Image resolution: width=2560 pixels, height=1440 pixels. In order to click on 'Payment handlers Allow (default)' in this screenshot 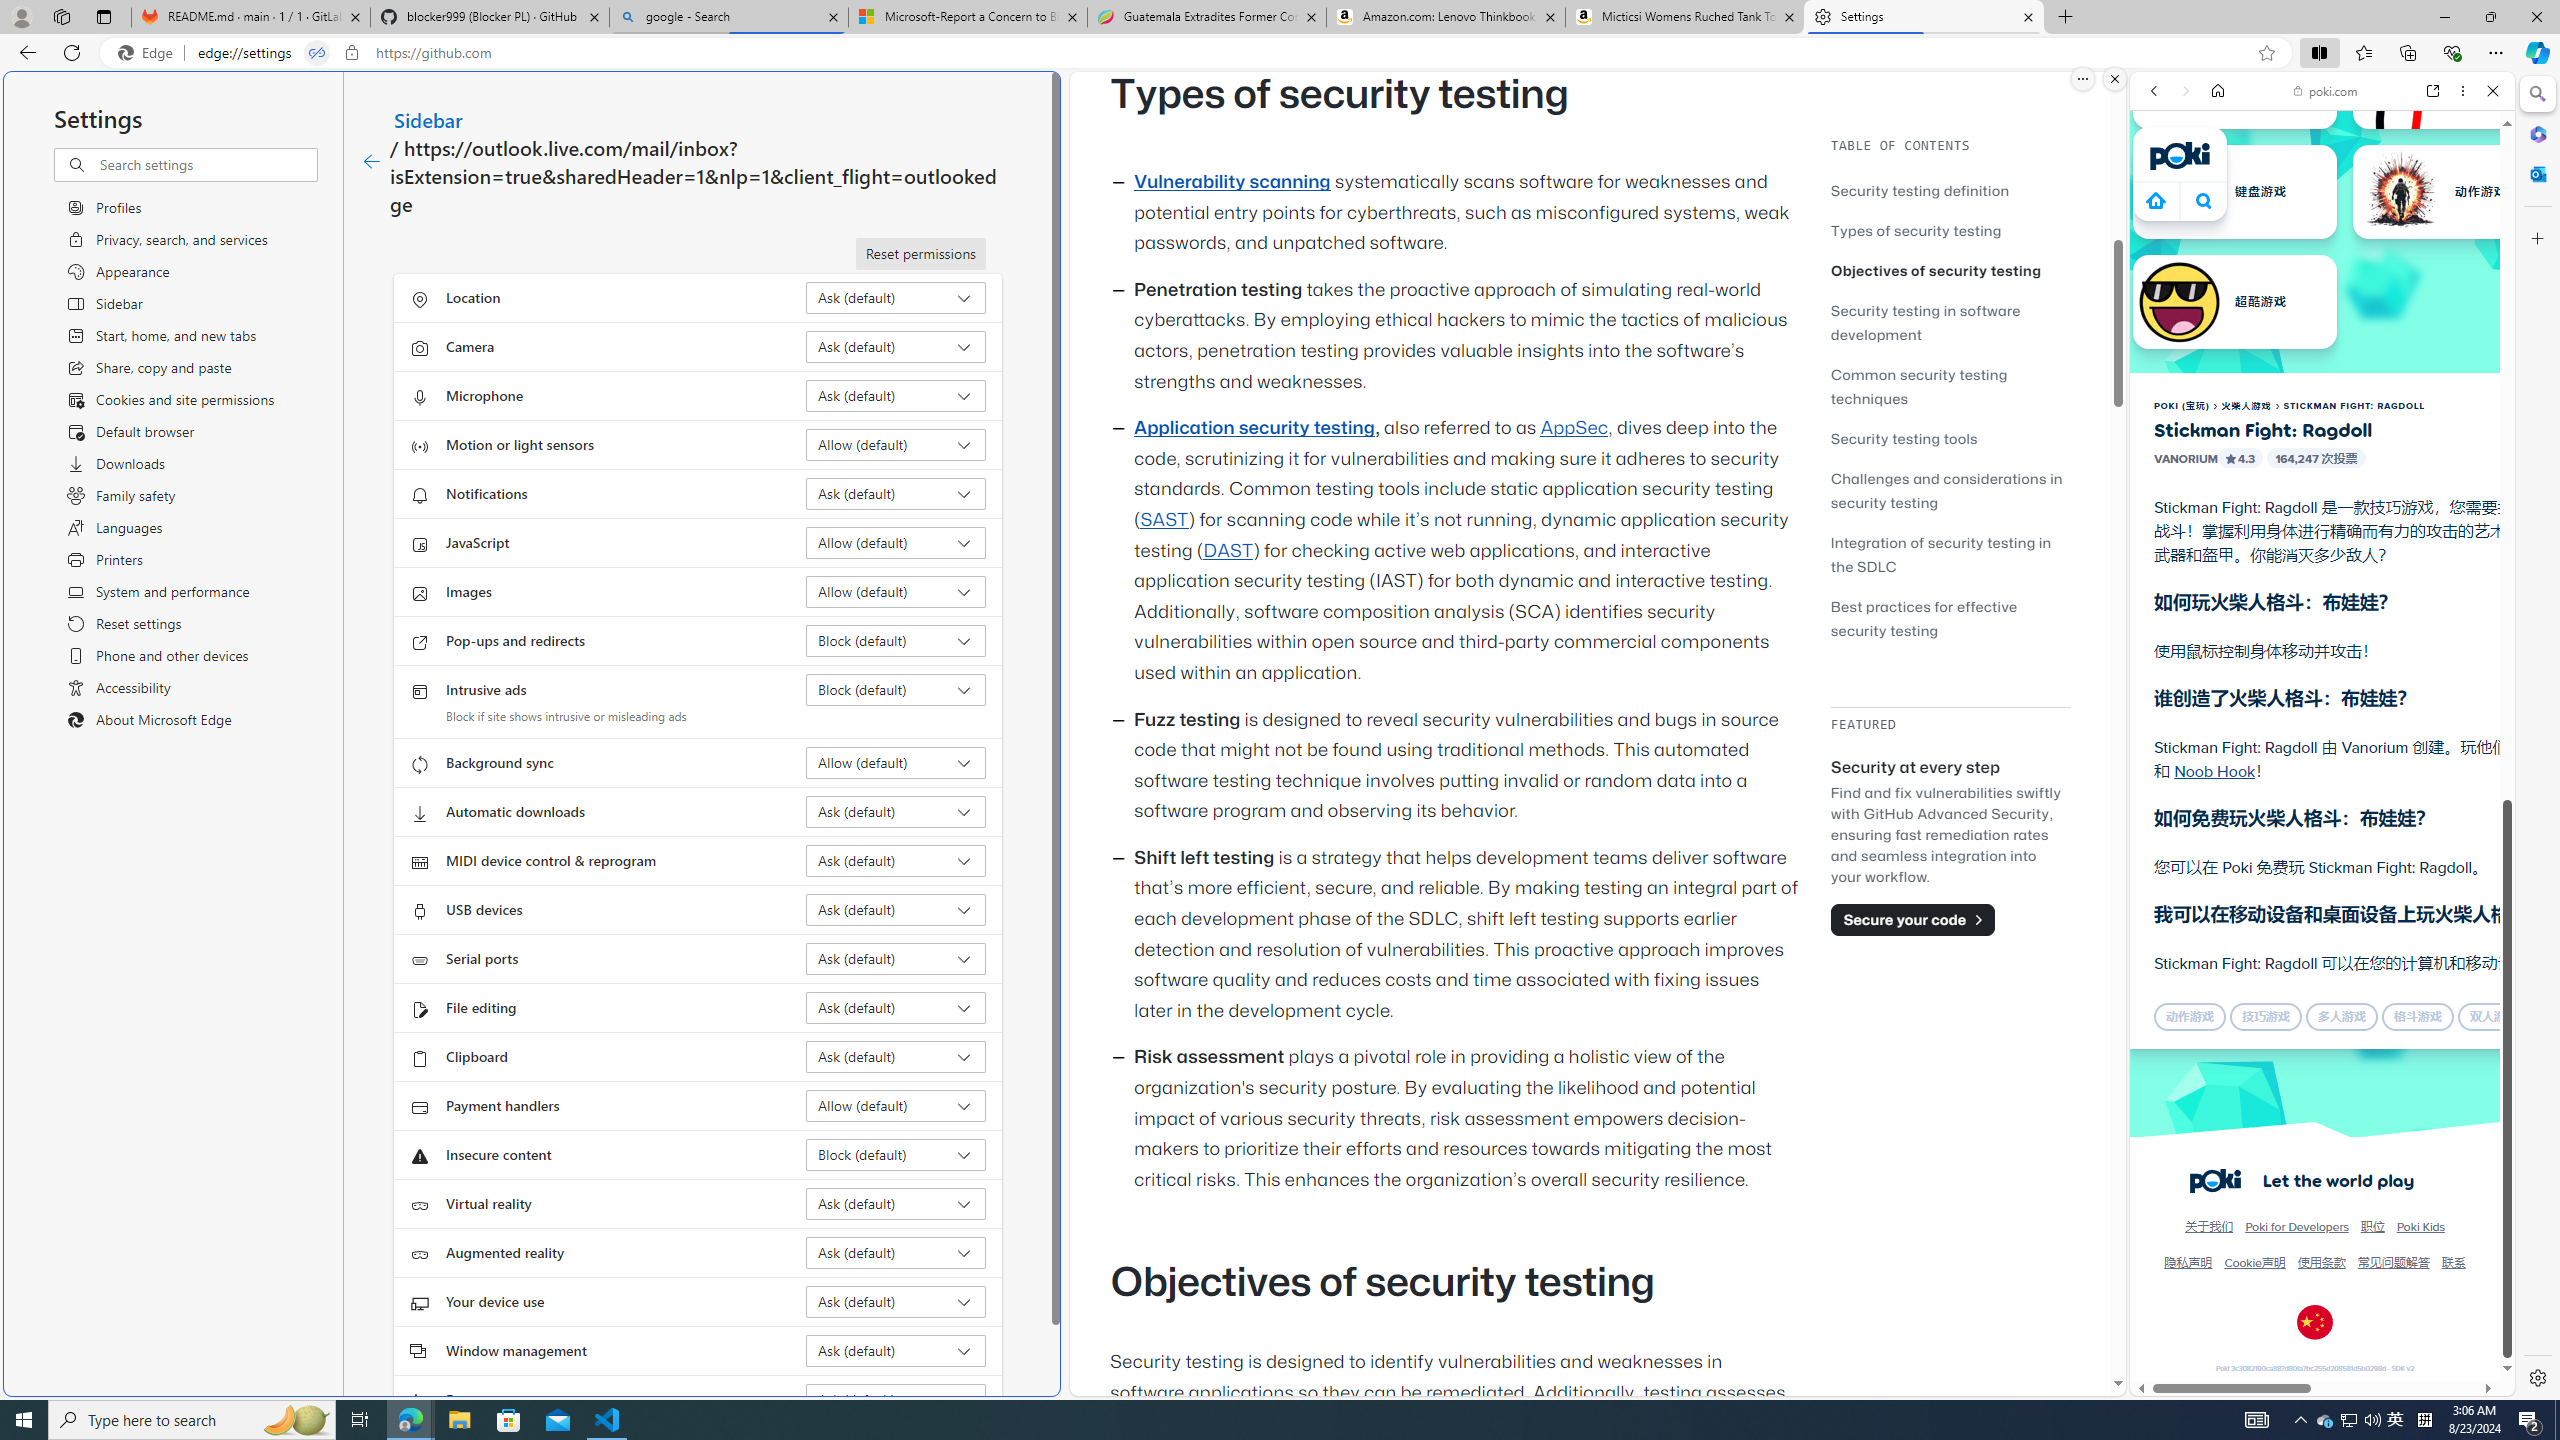, I will do `click(896, 1104)`.